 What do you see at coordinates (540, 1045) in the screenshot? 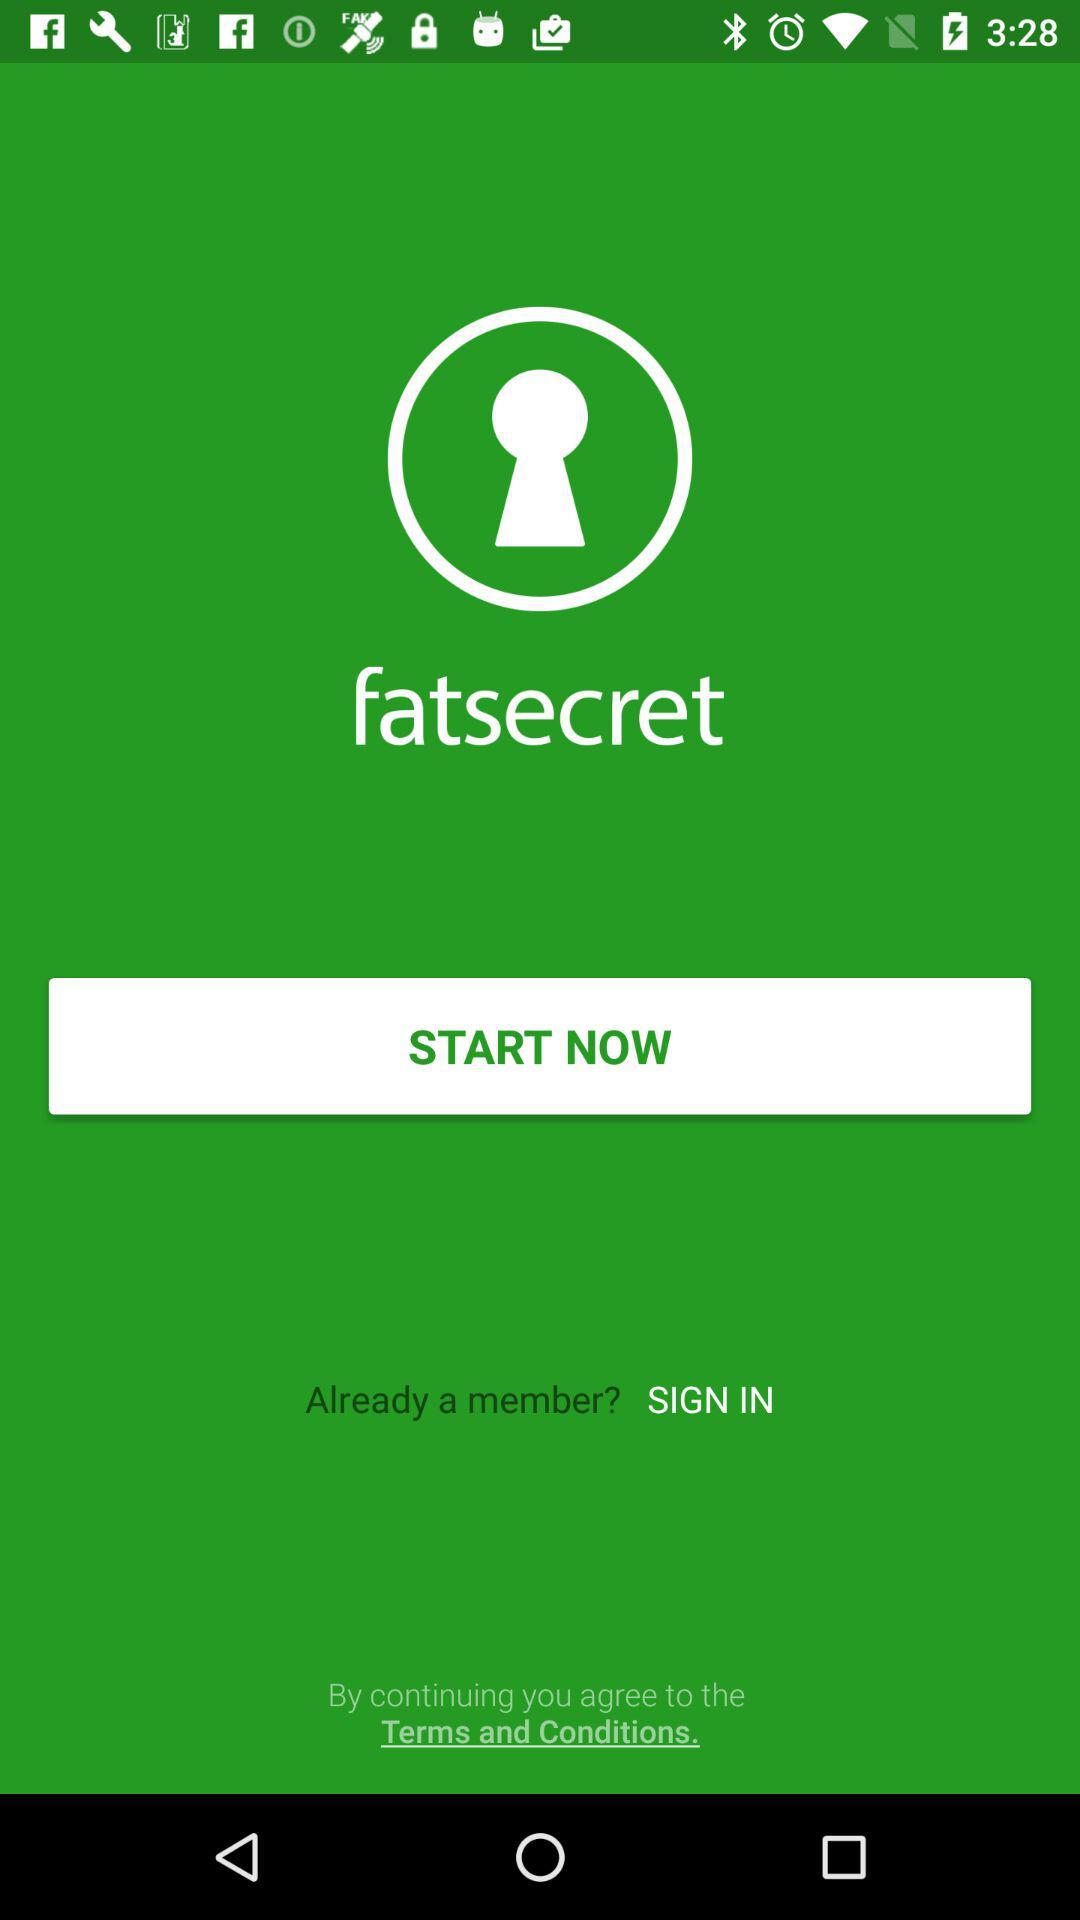
I see `start now` at bounding box center [540, 1045].